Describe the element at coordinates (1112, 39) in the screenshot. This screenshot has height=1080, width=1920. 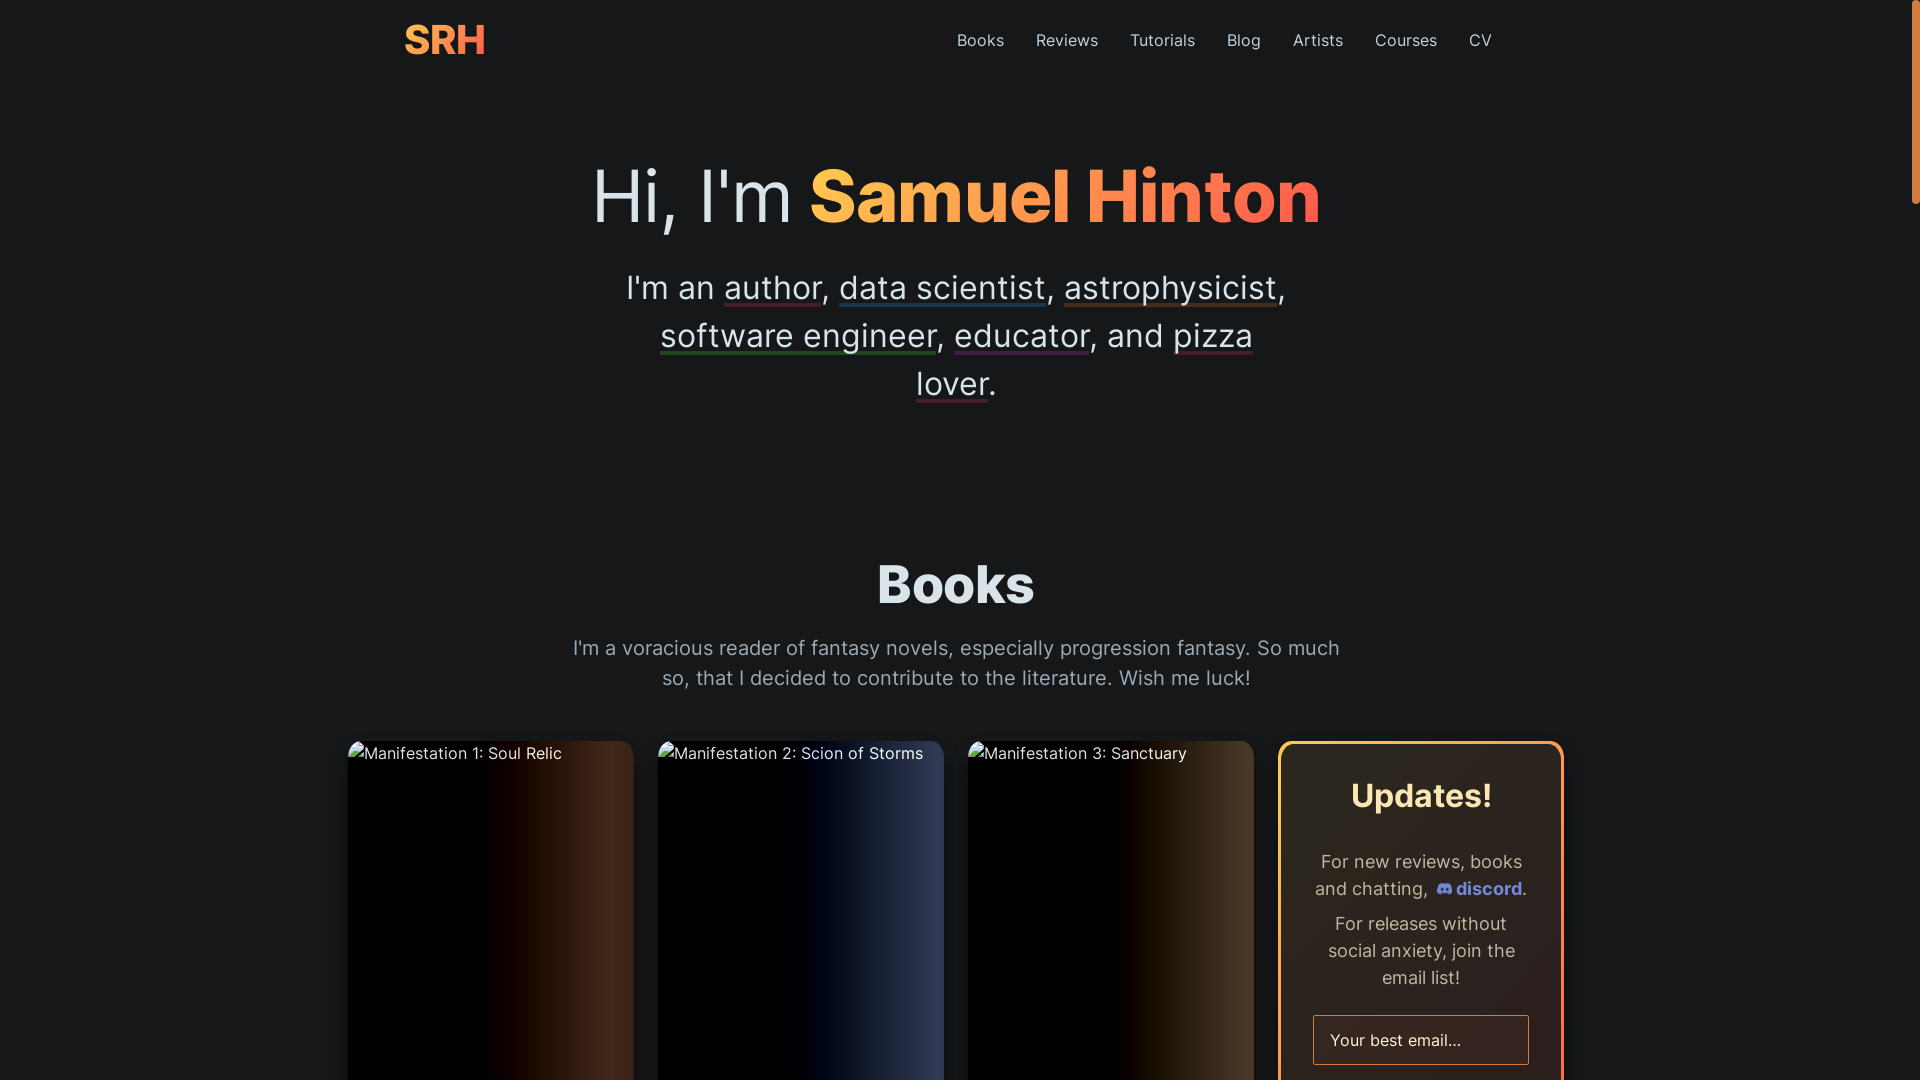
I see `'Tutorials'` at that location.